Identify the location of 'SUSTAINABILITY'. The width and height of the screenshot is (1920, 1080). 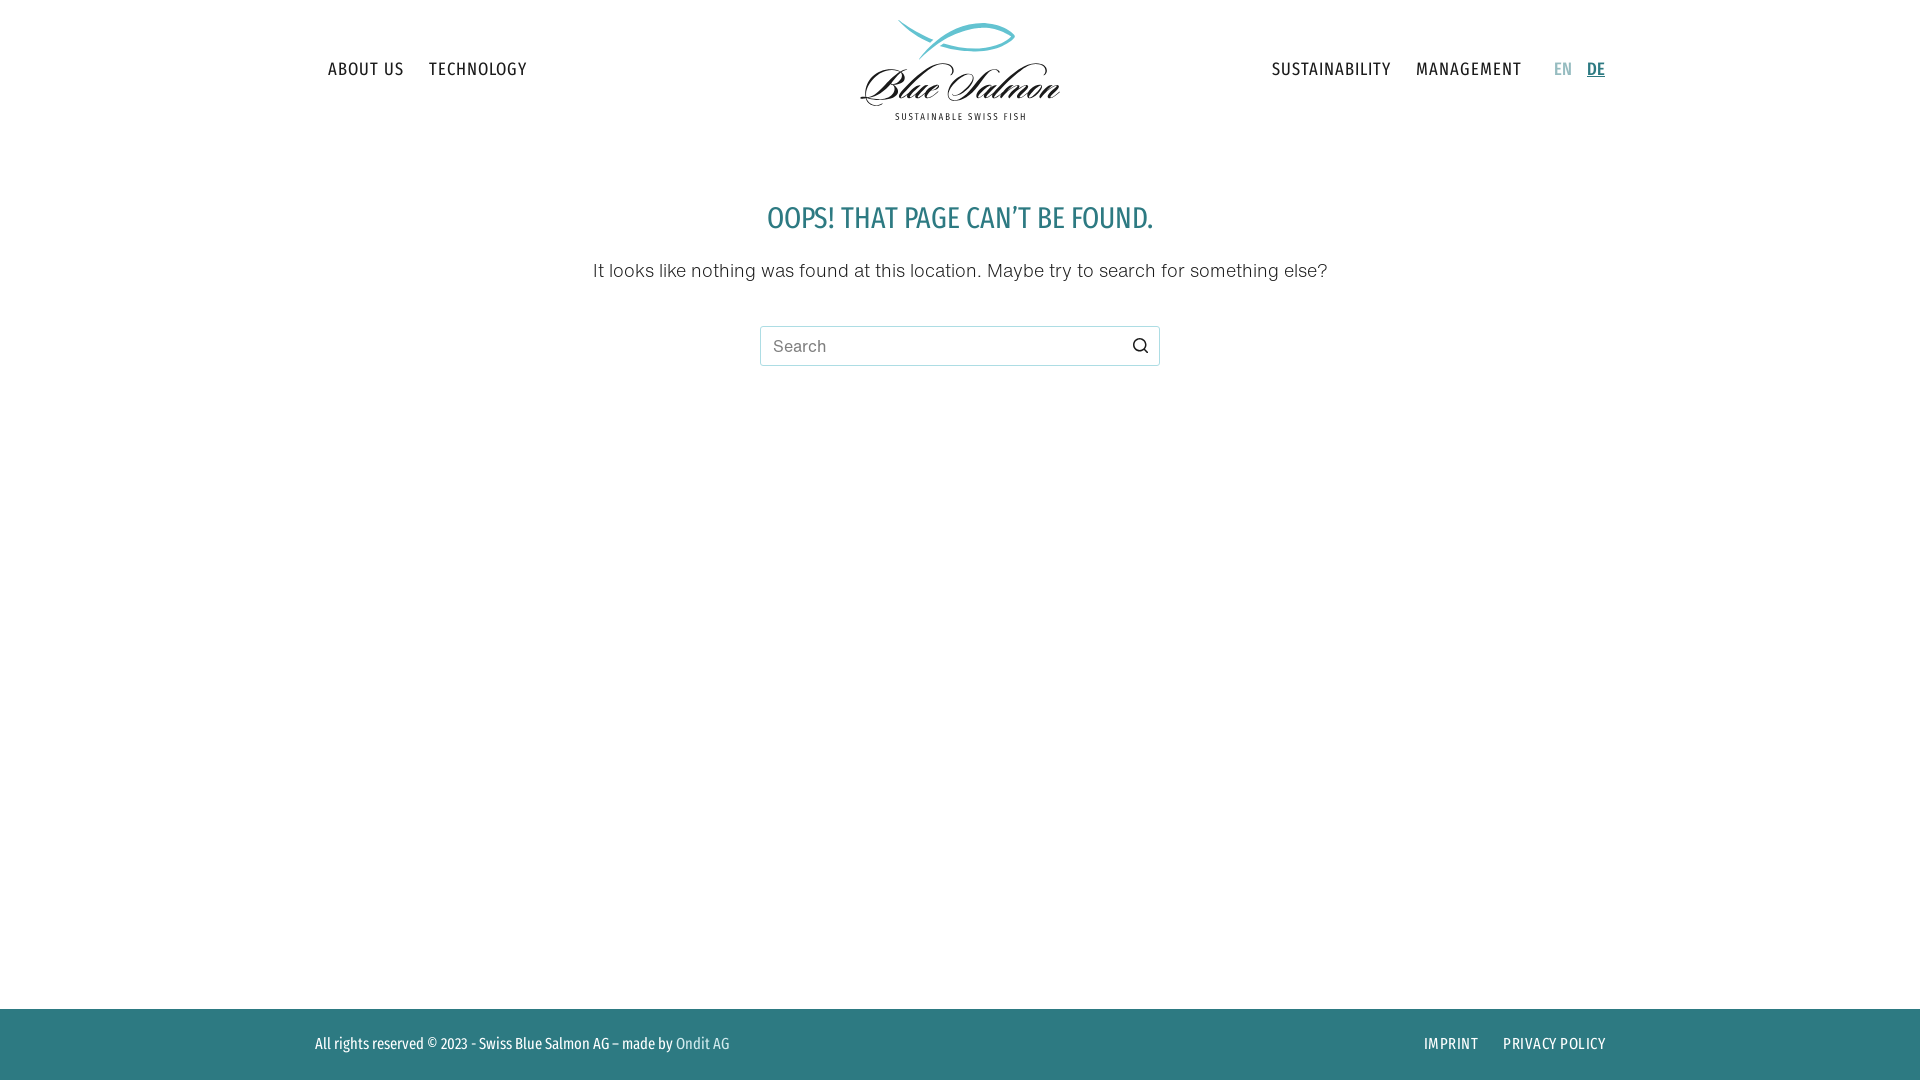
(1257, 68).